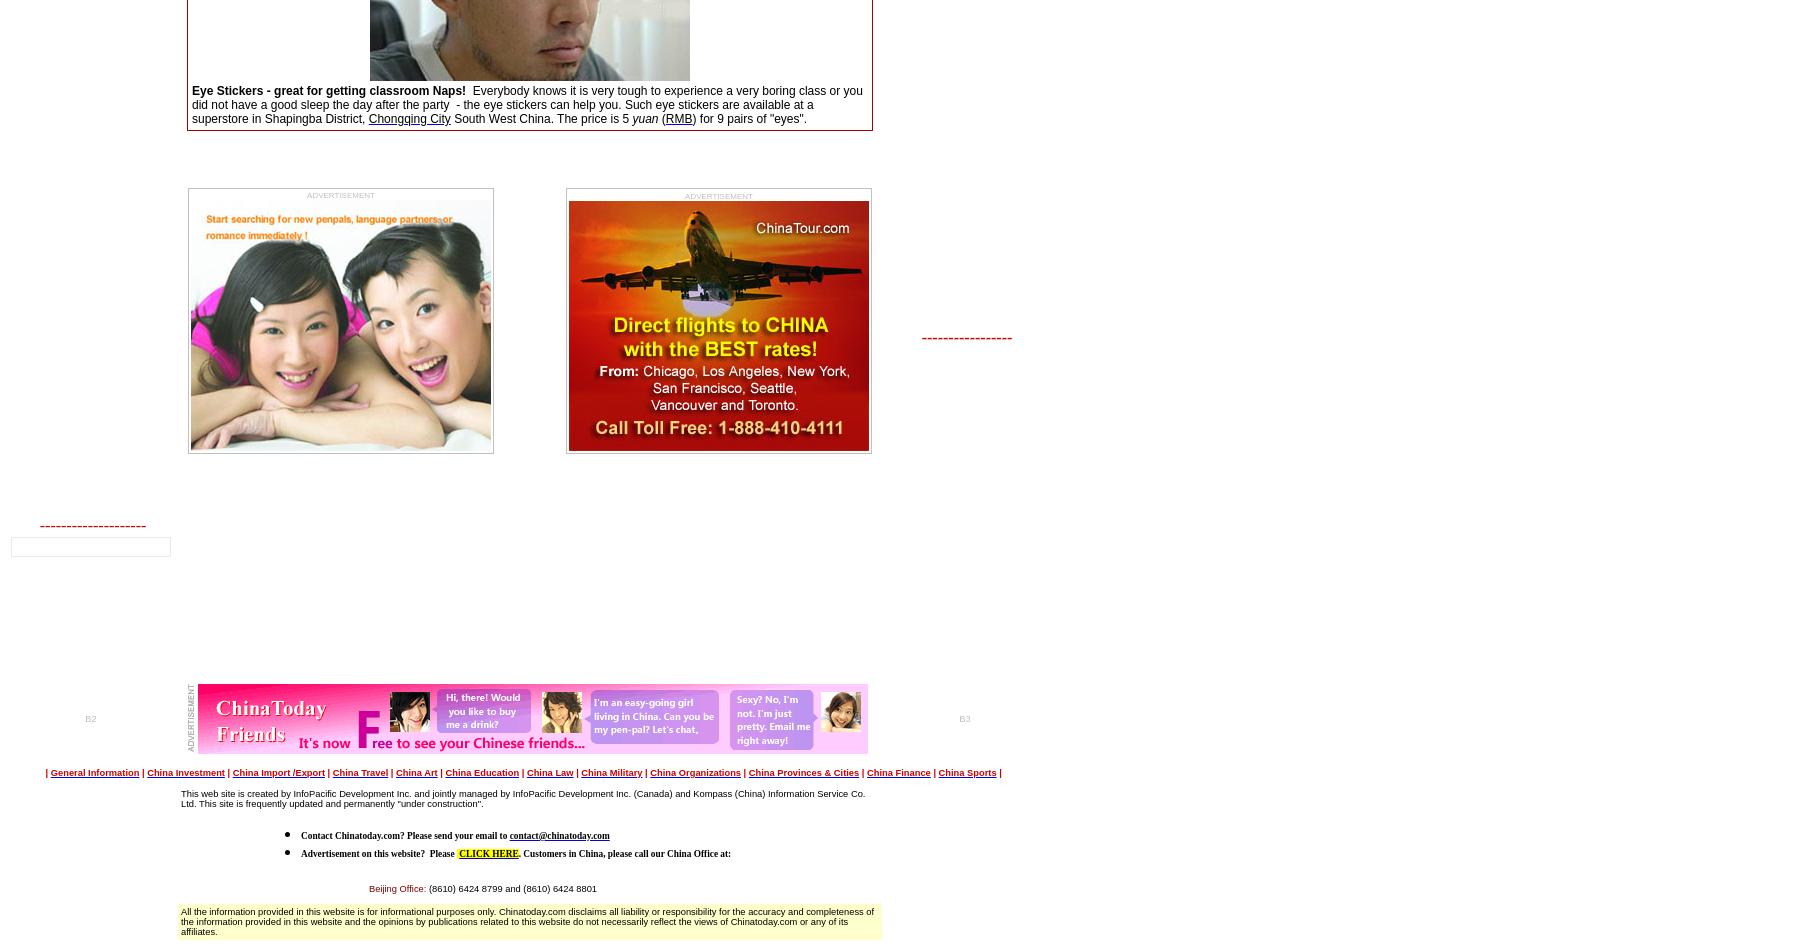  I want to click on 'CLICK 
      HERE', so click(487, 852).